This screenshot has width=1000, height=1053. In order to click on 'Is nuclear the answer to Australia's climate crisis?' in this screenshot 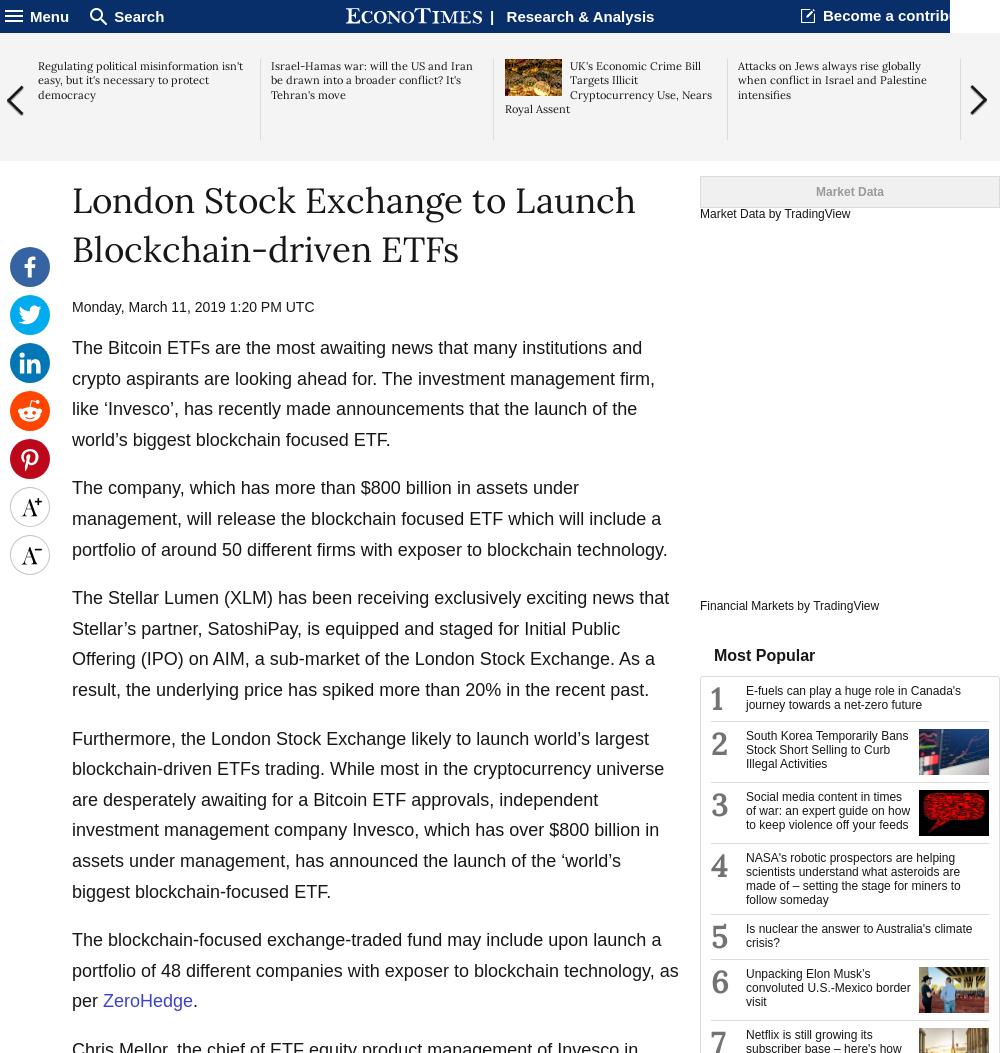, I will do `click(858, 935)`.